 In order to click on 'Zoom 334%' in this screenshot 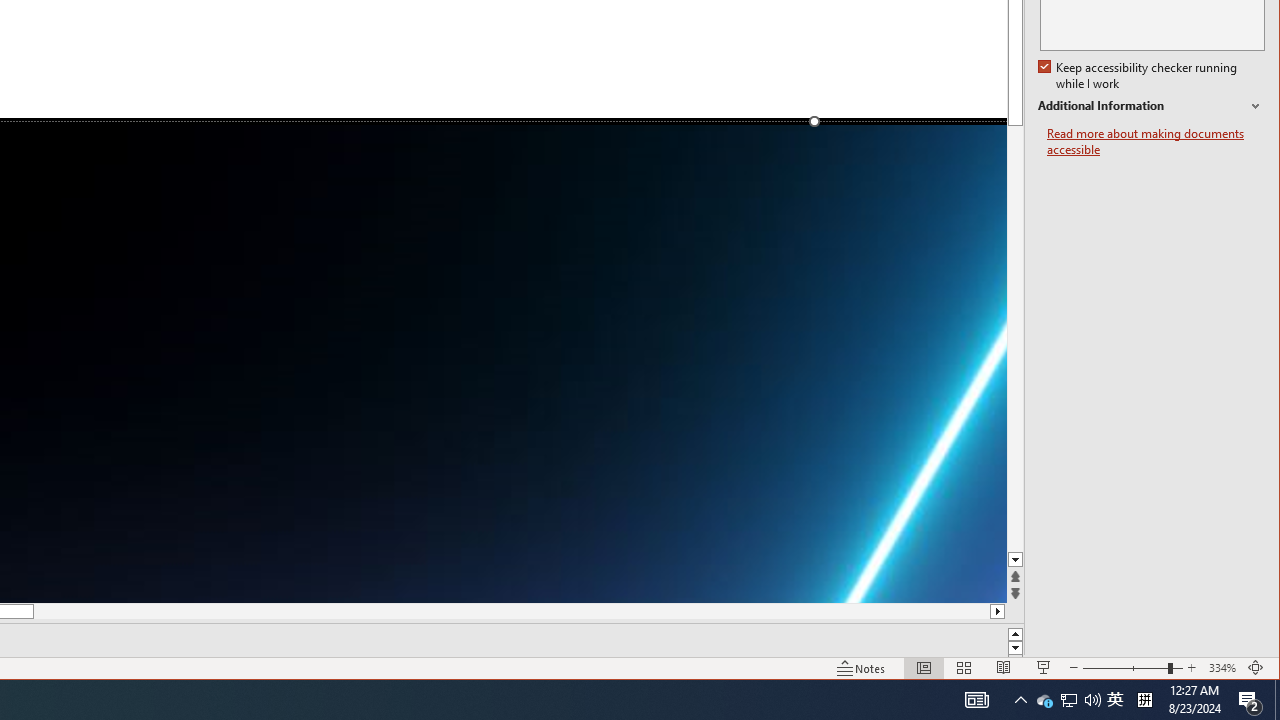, I will do `click(1221, 668)`.